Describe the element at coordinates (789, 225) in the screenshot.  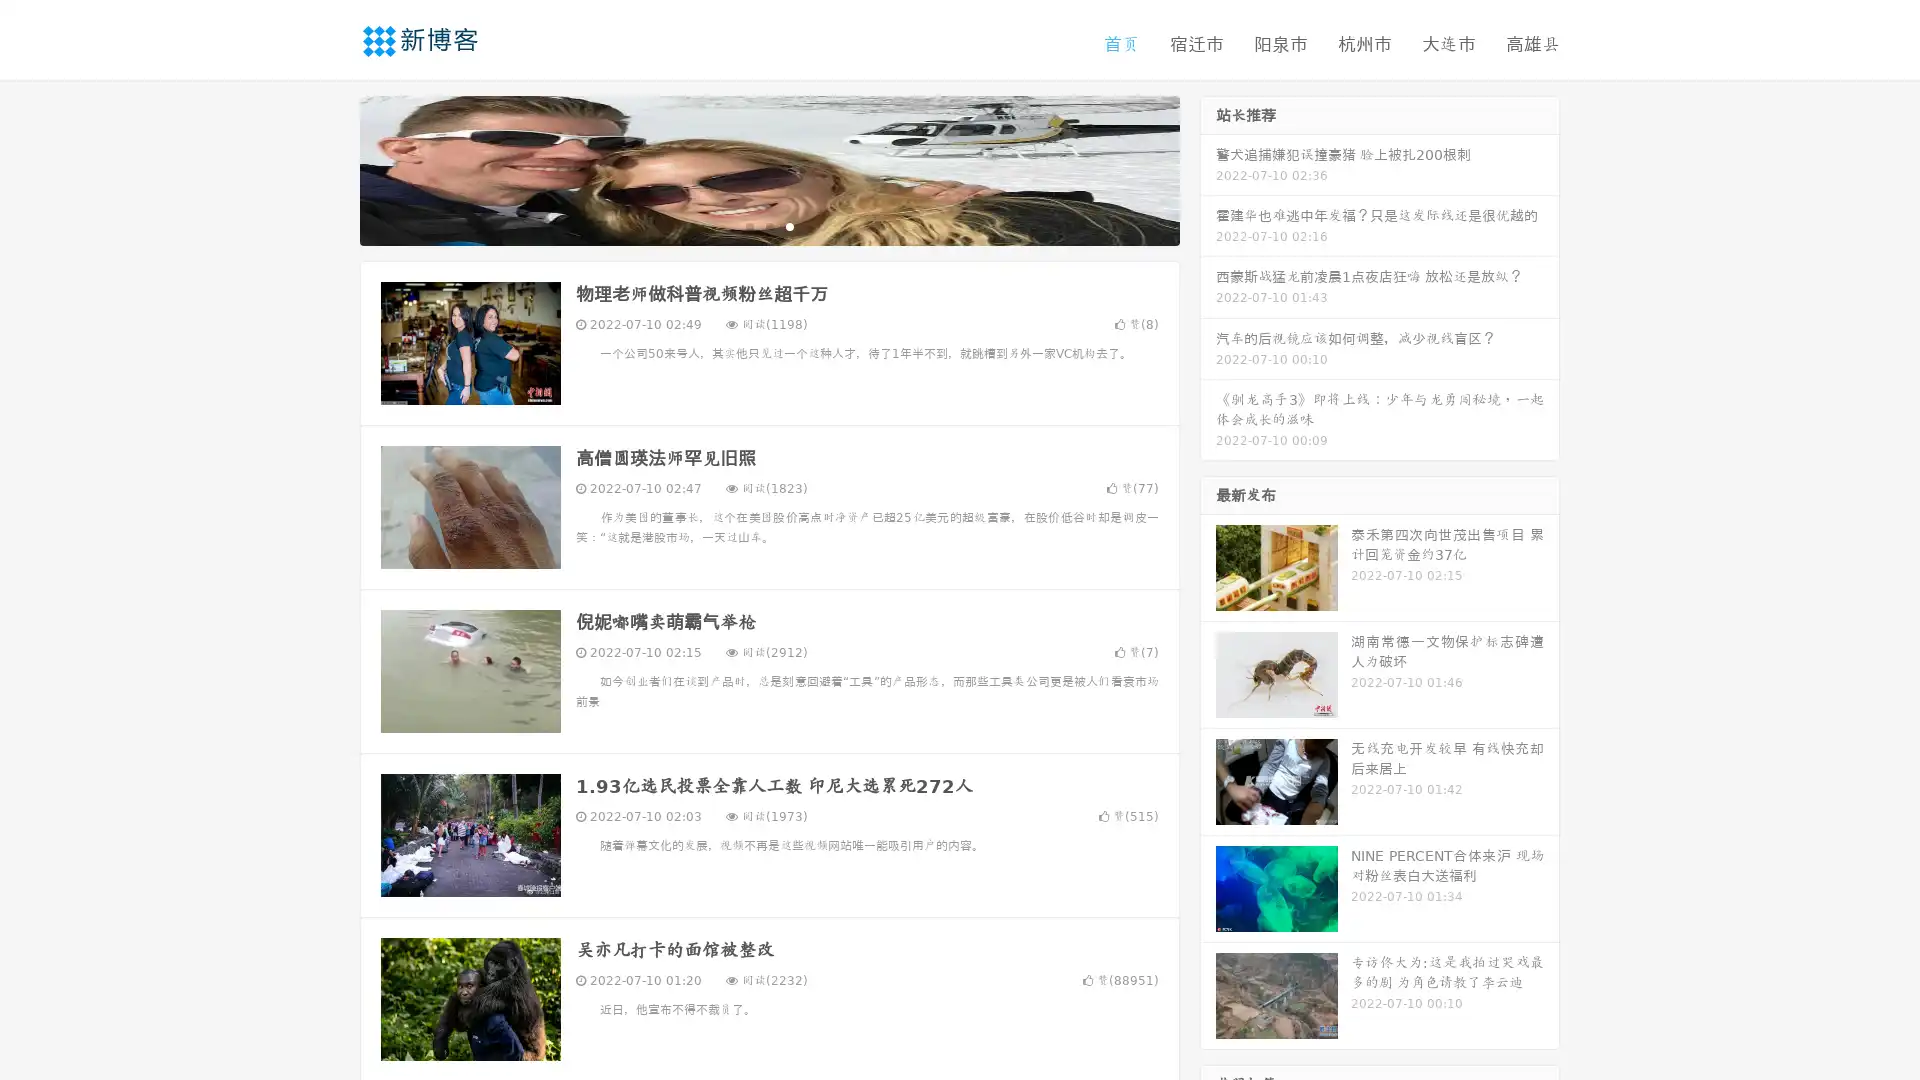
I see `Go to slide 3` at that location.